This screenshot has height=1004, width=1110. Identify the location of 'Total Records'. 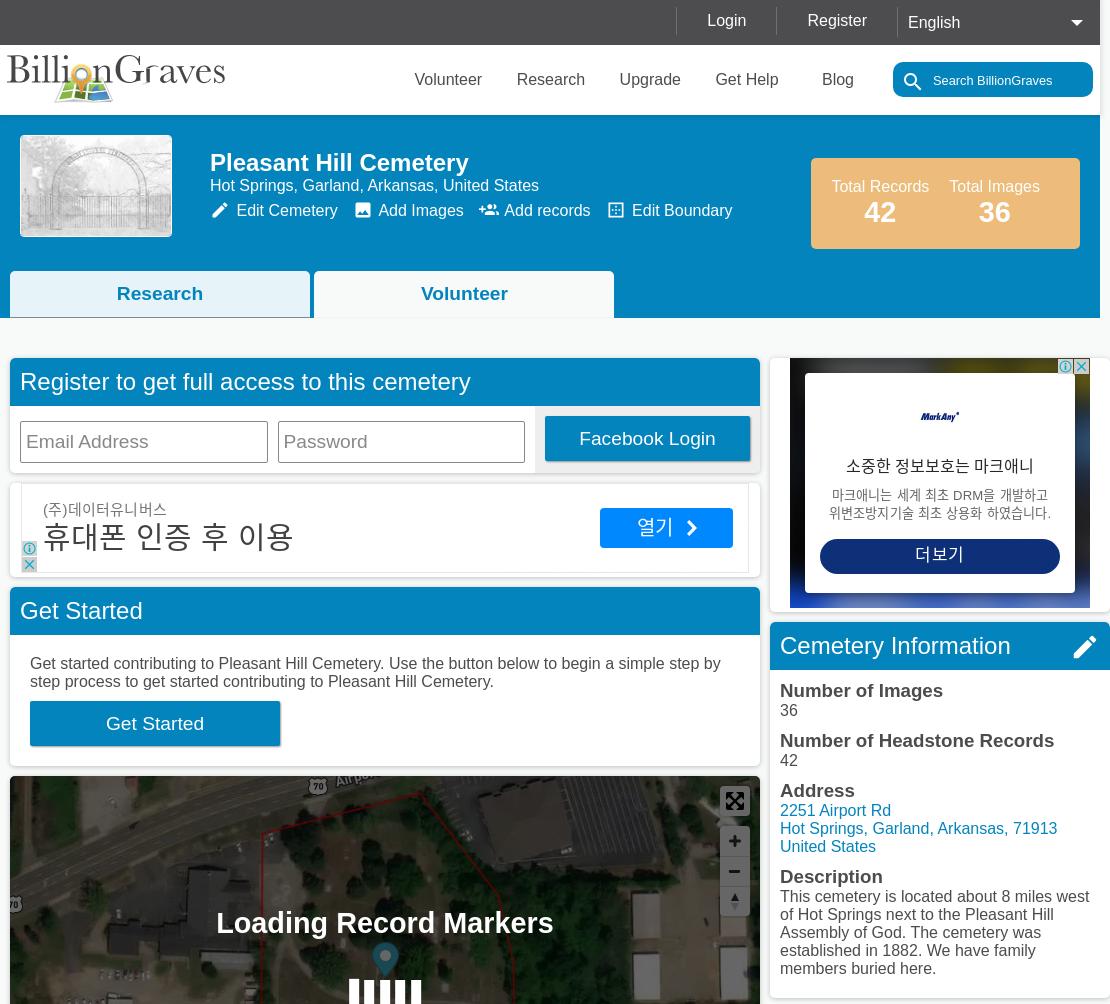
(879, 185).